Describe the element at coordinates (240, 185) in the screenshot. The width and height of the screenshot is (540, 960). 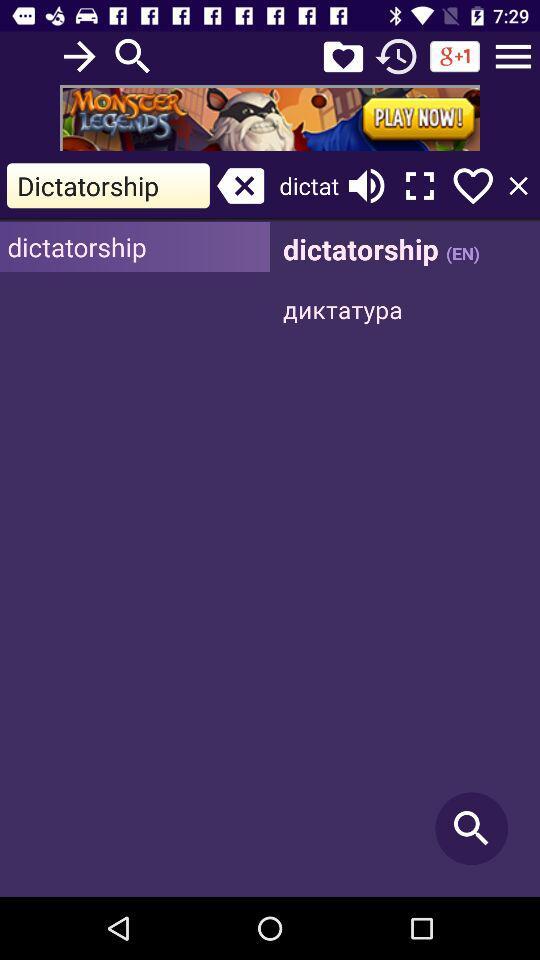
I see `the close icon` at that location.